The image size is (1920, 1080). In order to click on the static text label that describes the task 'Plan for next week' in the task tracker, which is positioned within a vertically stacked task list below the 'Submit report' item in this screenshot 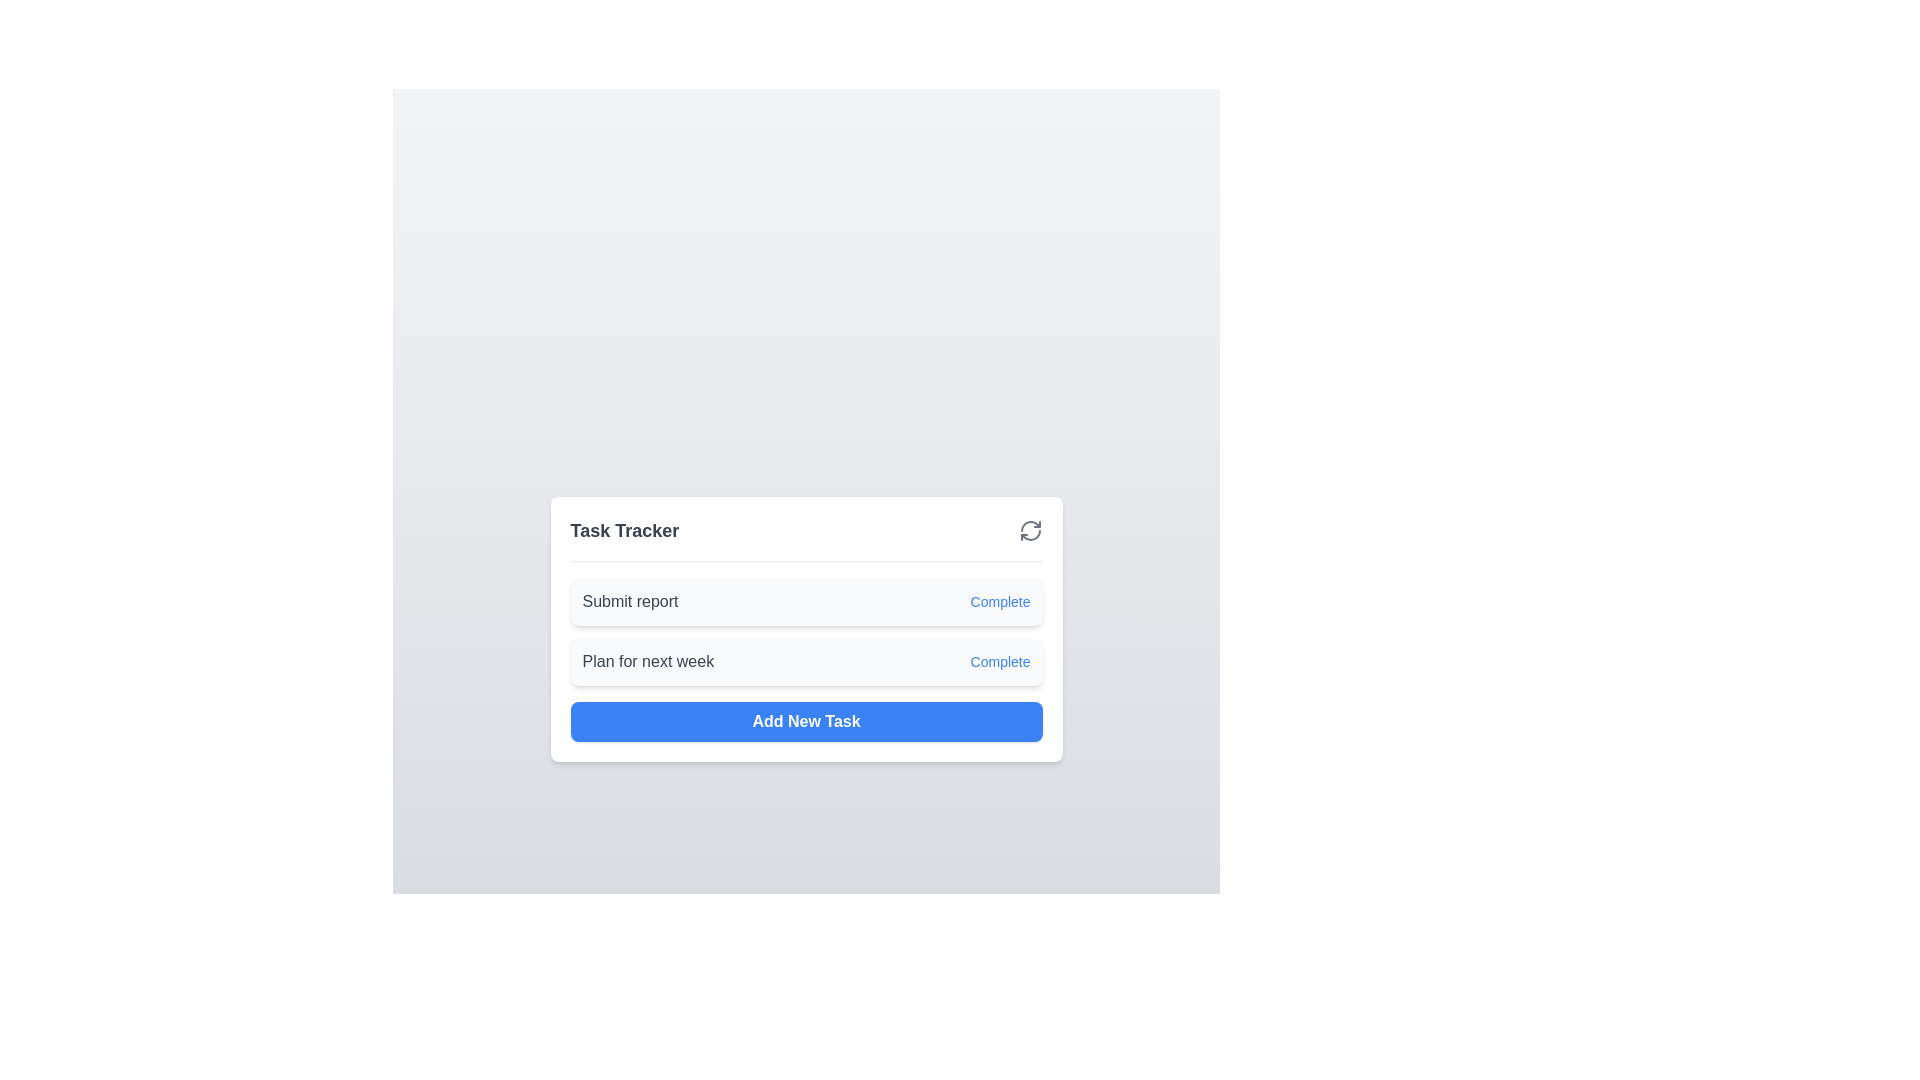, I will do `click(648, 661)`.